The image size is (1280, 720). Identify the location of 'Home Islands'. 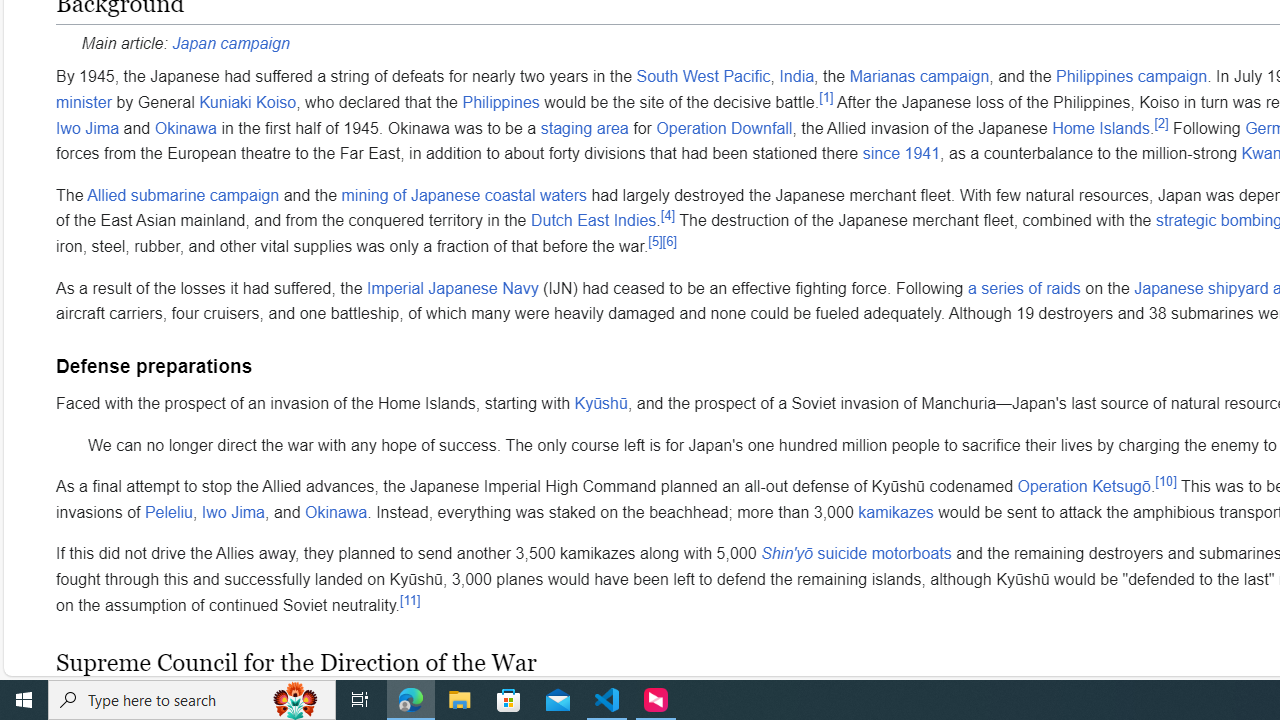
(1099, 127).